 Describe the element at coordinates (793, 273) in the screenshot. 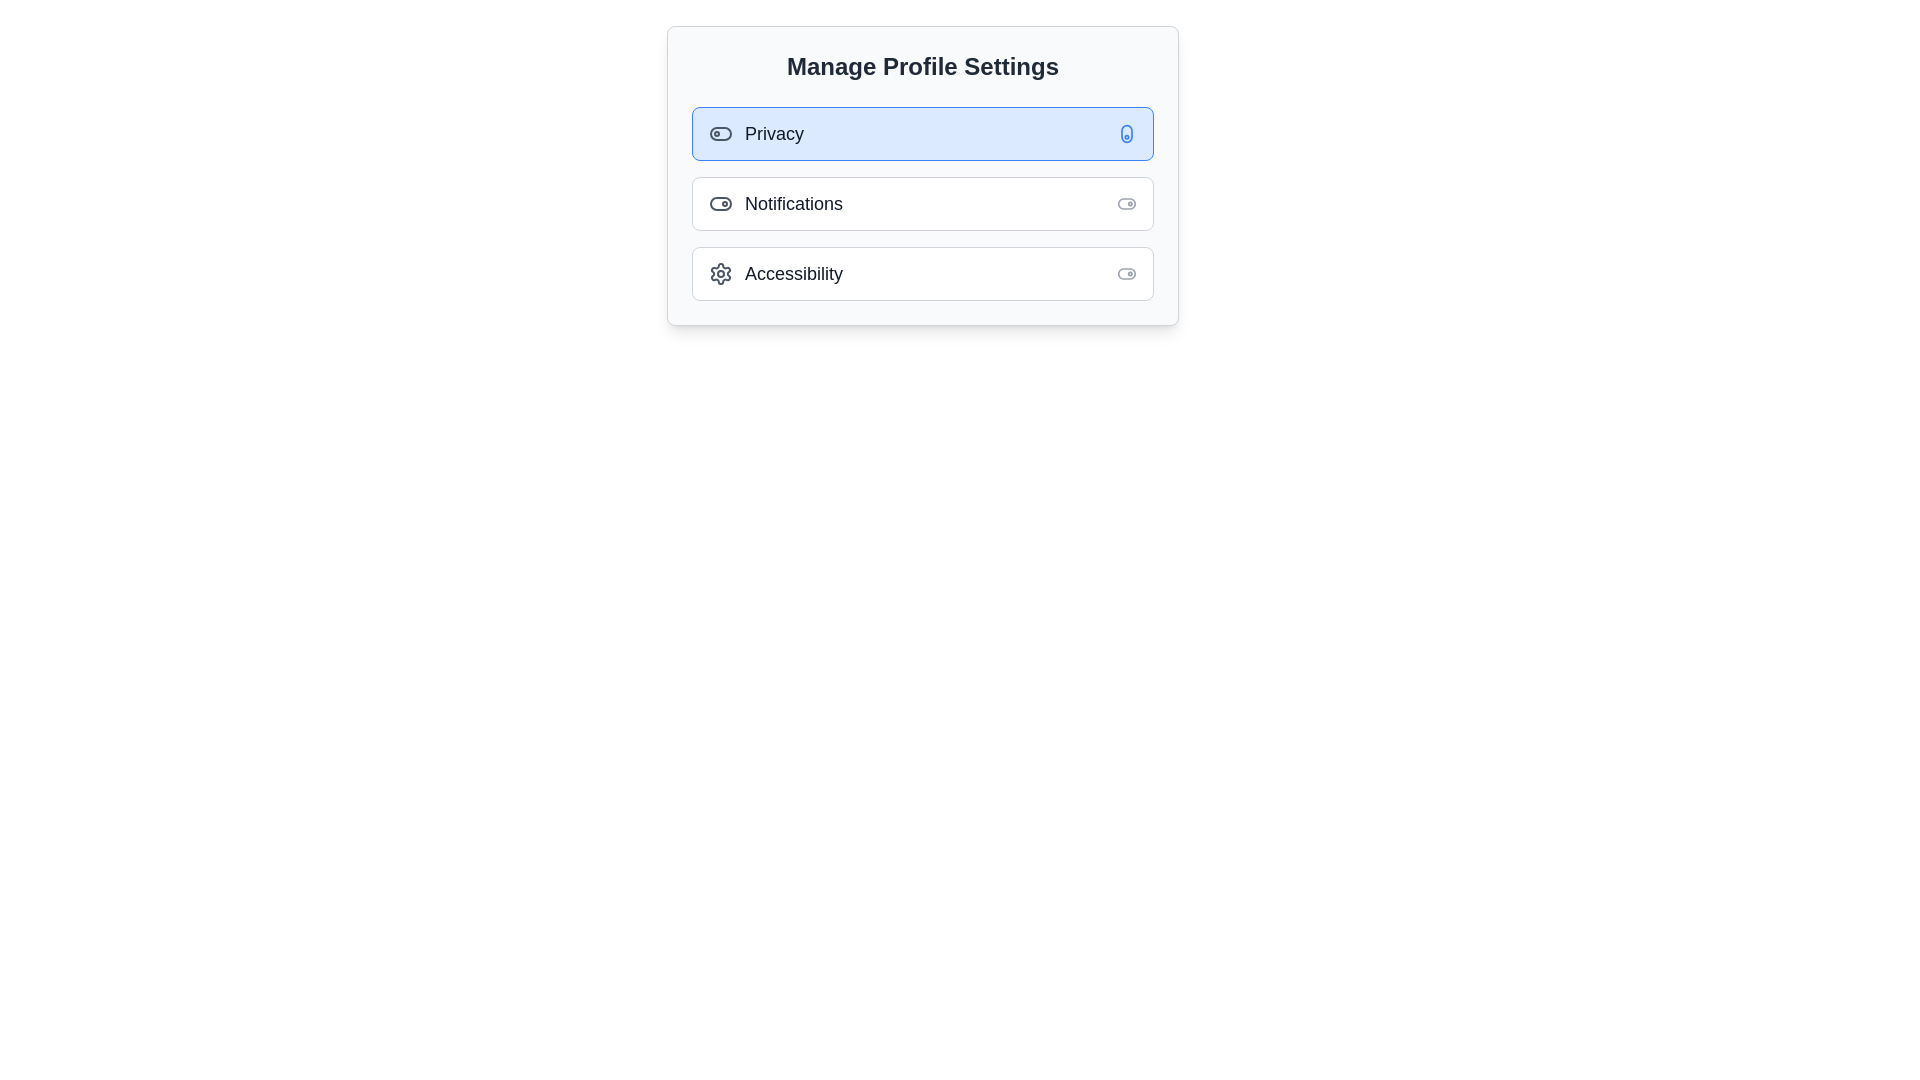

I see `the 'Accessibility' settings label, which is the third item in the vertical settings list under 'Manage Profile Settings', located to the right of the gear icon` at that location.